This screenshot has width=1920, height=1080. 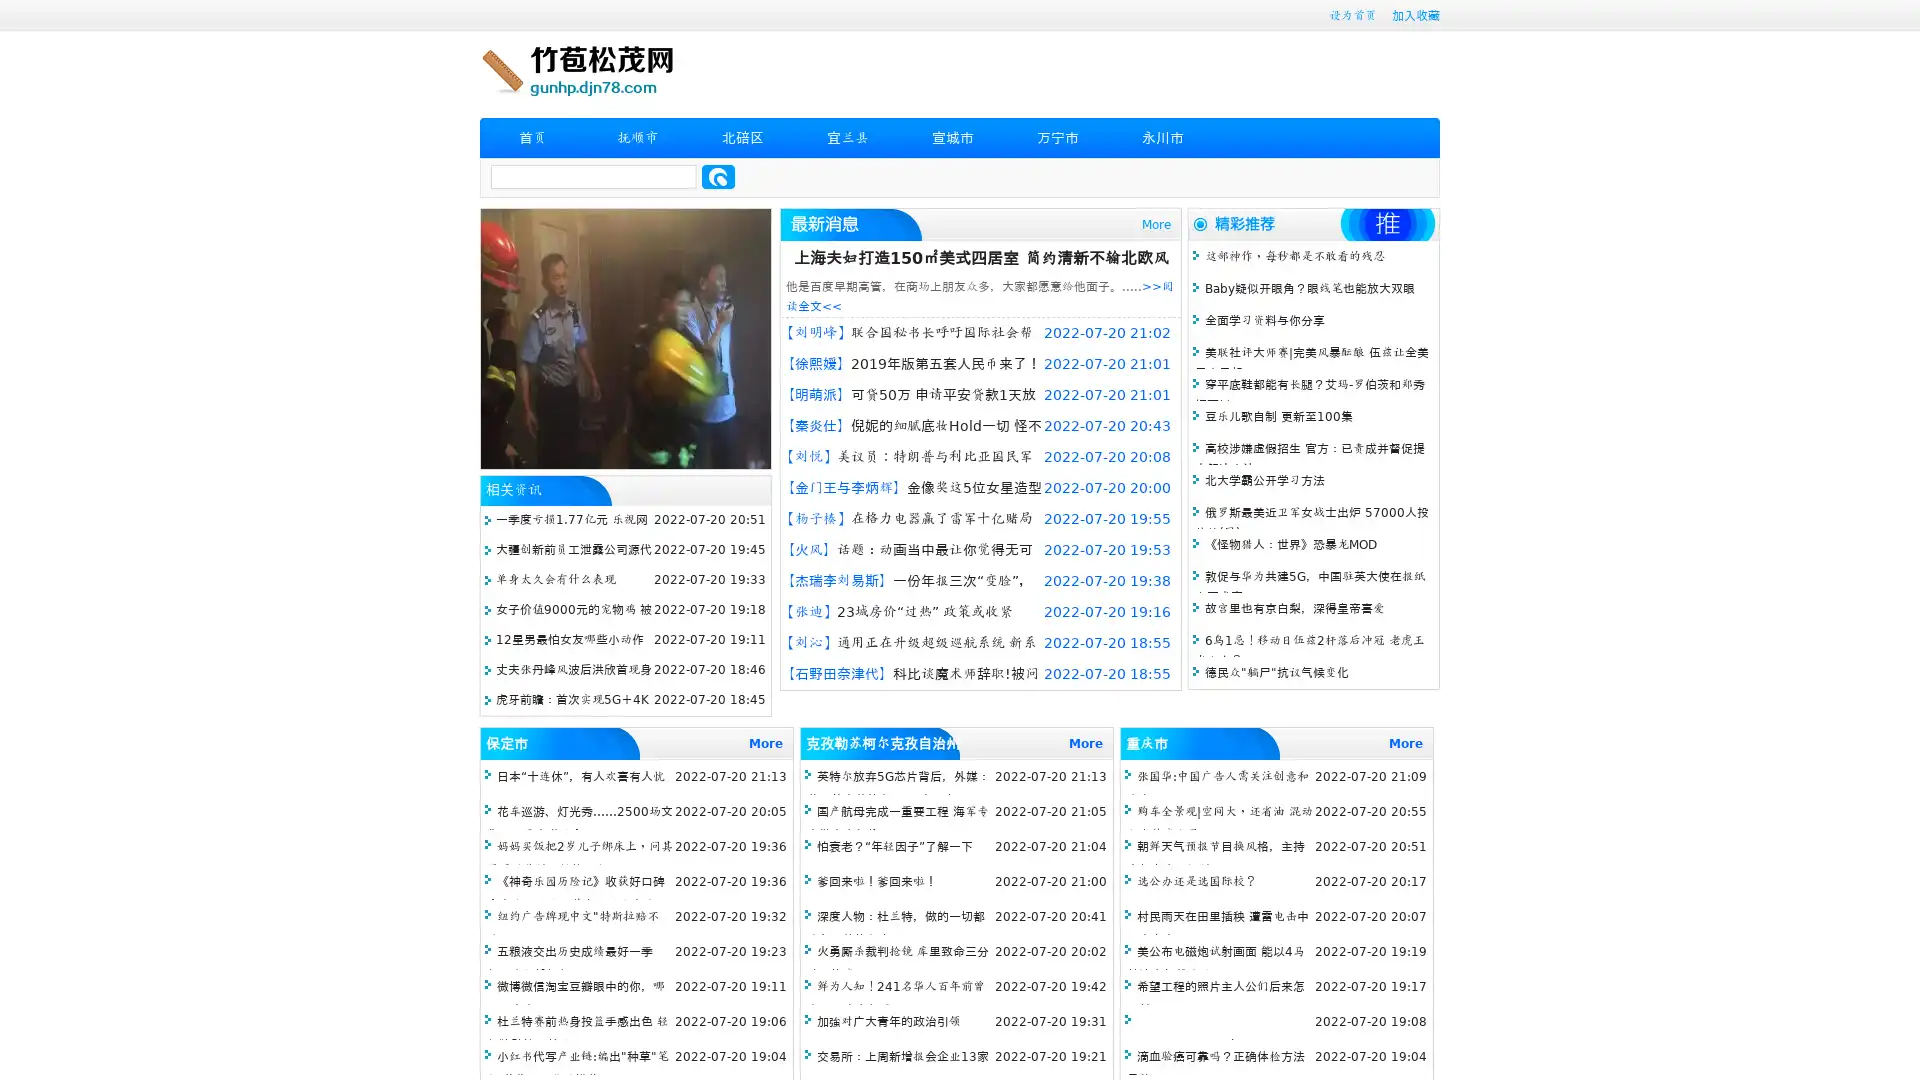 What do you see at coordinates (718, 176) in the screenshot?
I see `Search` at bounding box center [718, 176].